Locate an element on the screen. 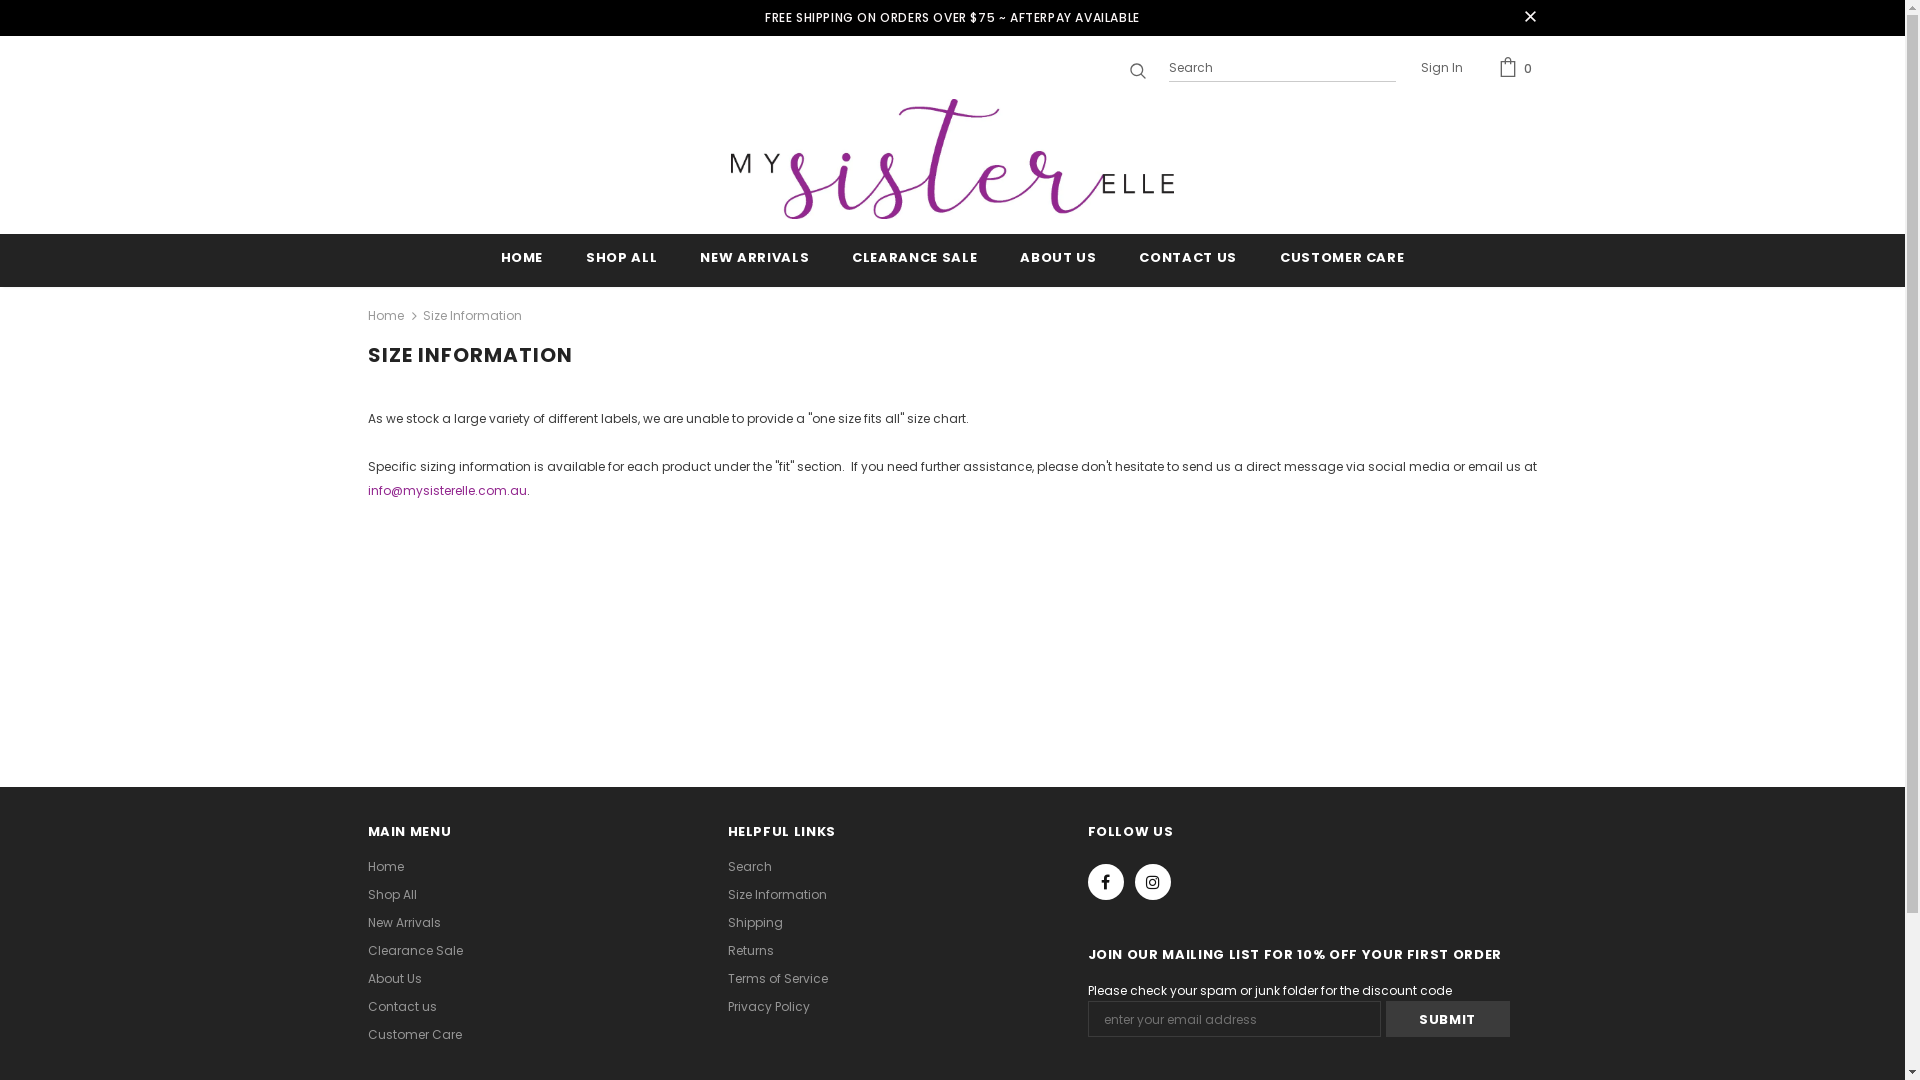  'info@mysisterelle.com.au' is located at coordinates (446, 490).